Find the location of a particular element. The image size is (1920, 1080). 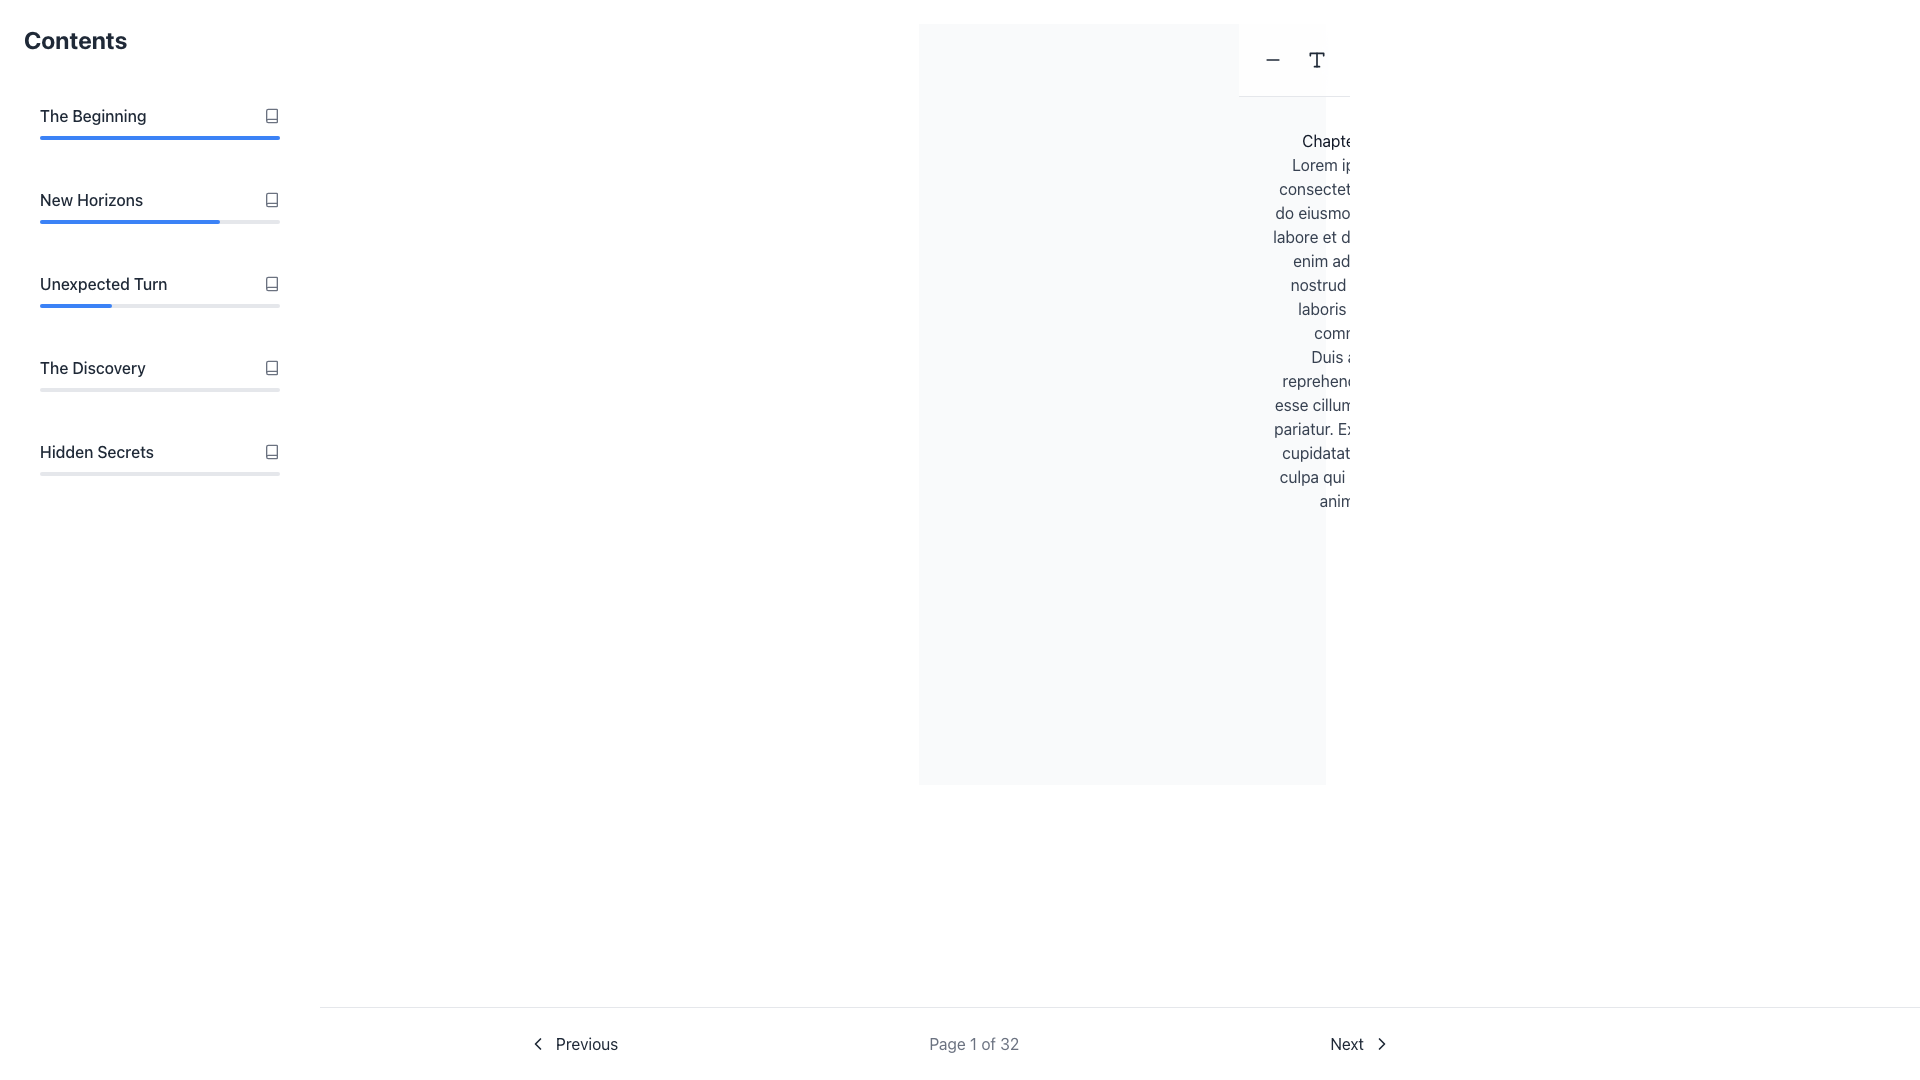

the SVG icon located at the right end of the 'Unexpected Turn' list item in the contents navigation interface is located at coordinates (271, 284).